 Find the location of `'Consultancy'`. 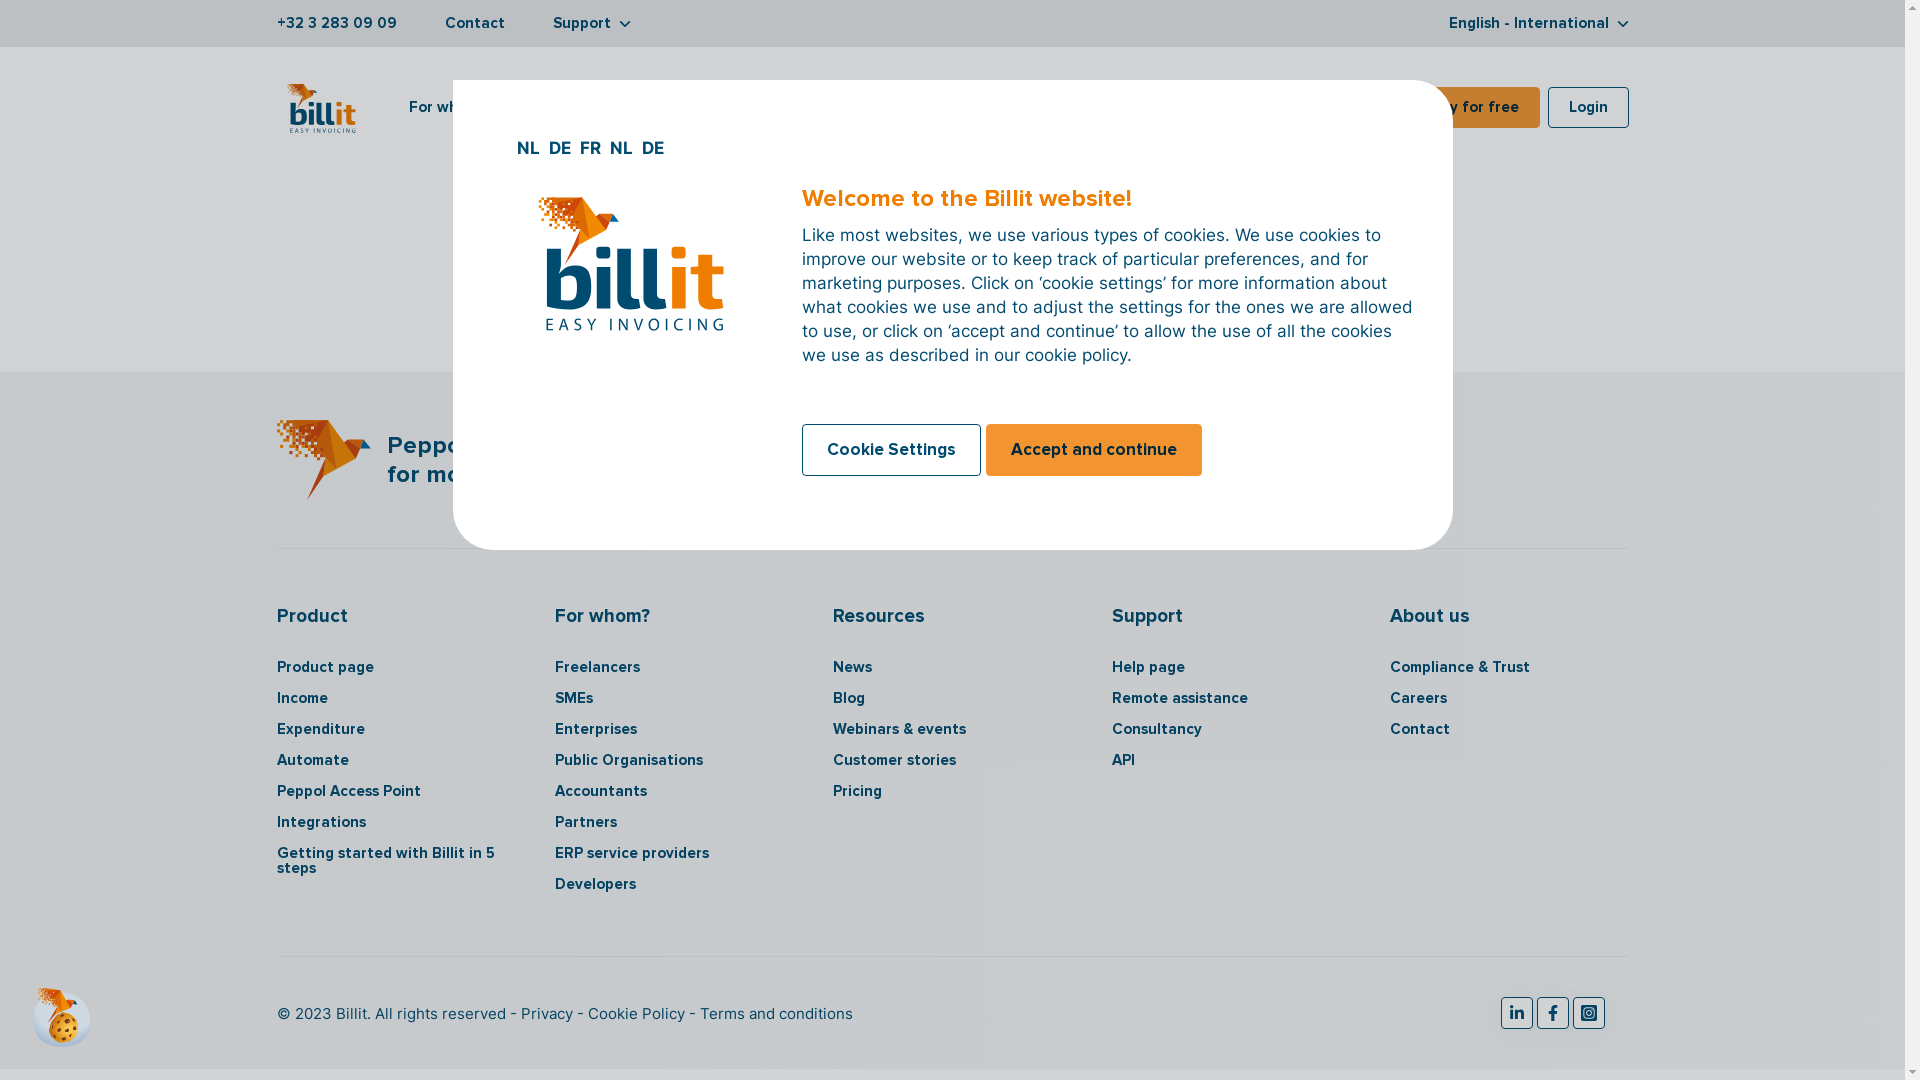

'Consultancy' is located at coordinates (1229, 729).